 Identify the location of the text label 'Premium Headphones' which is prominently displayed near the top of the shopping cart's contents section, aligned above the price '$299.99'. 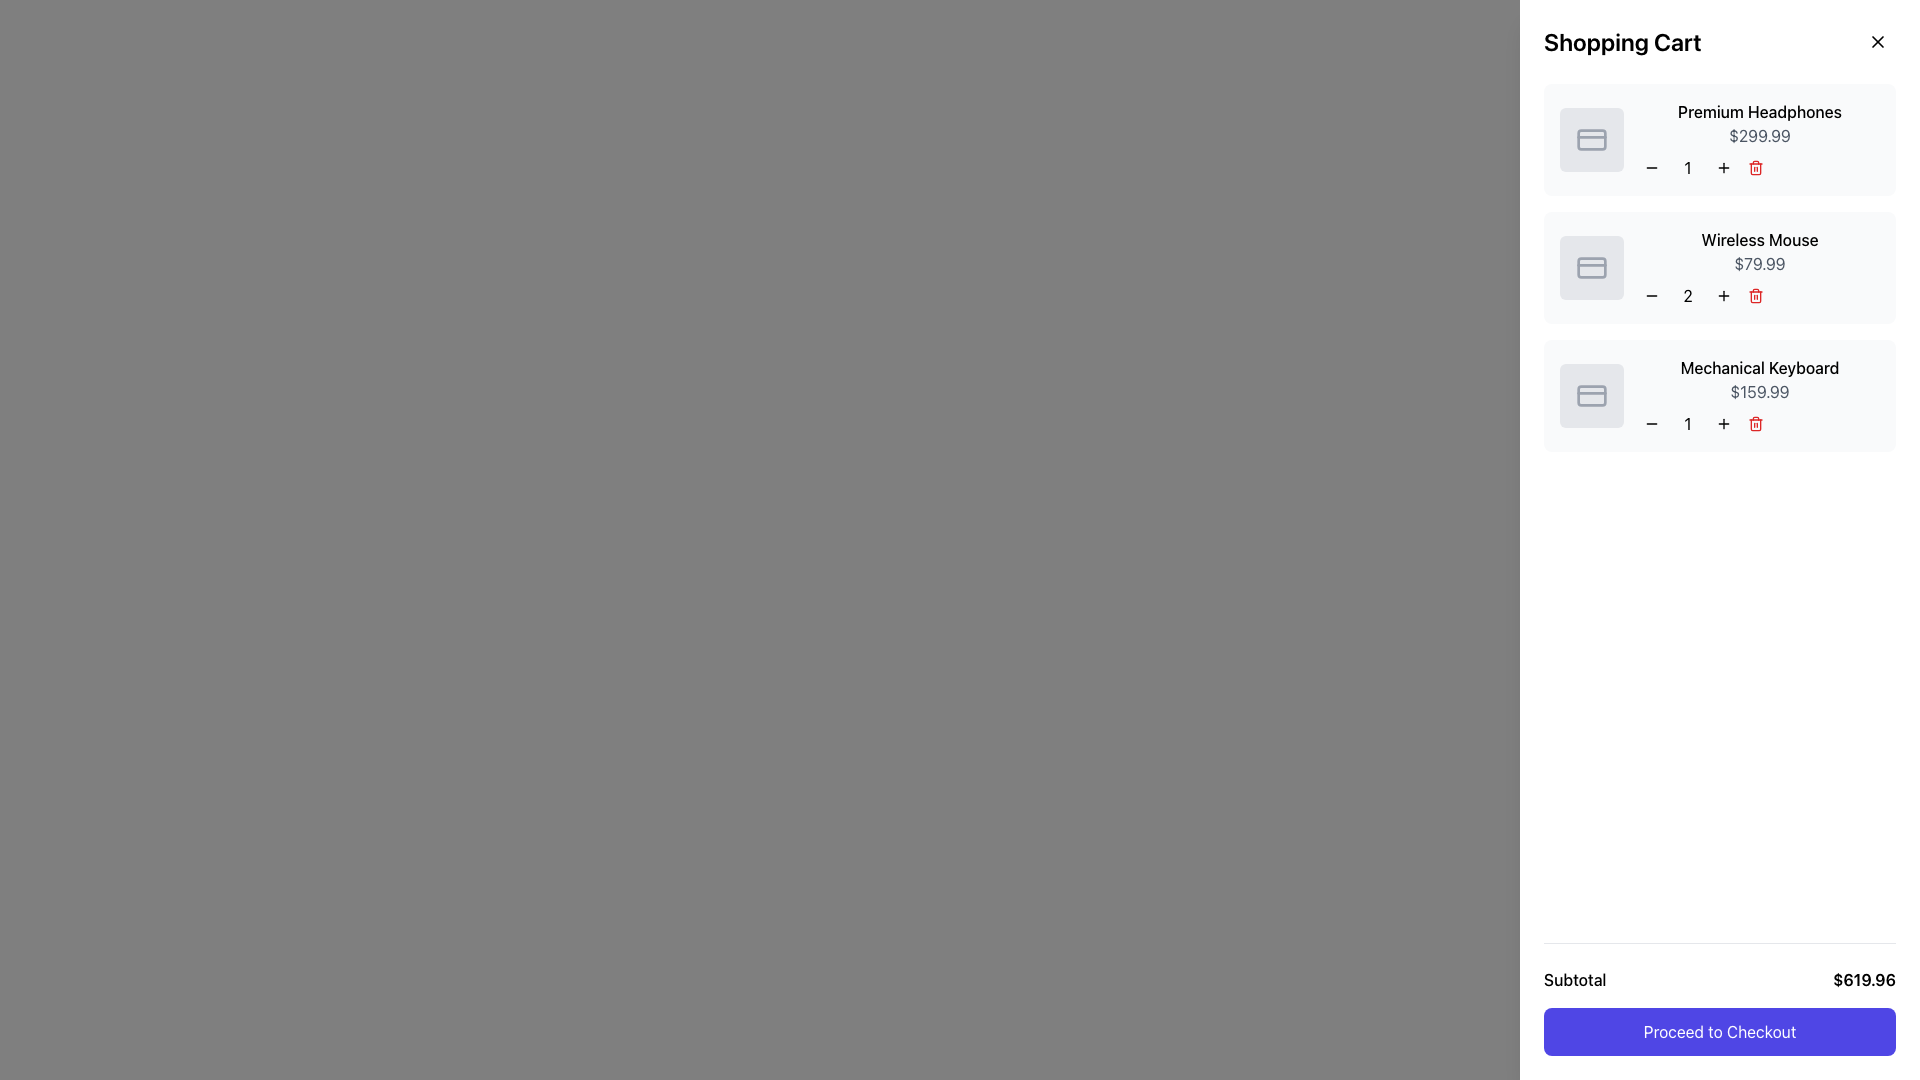
(1760, 111).